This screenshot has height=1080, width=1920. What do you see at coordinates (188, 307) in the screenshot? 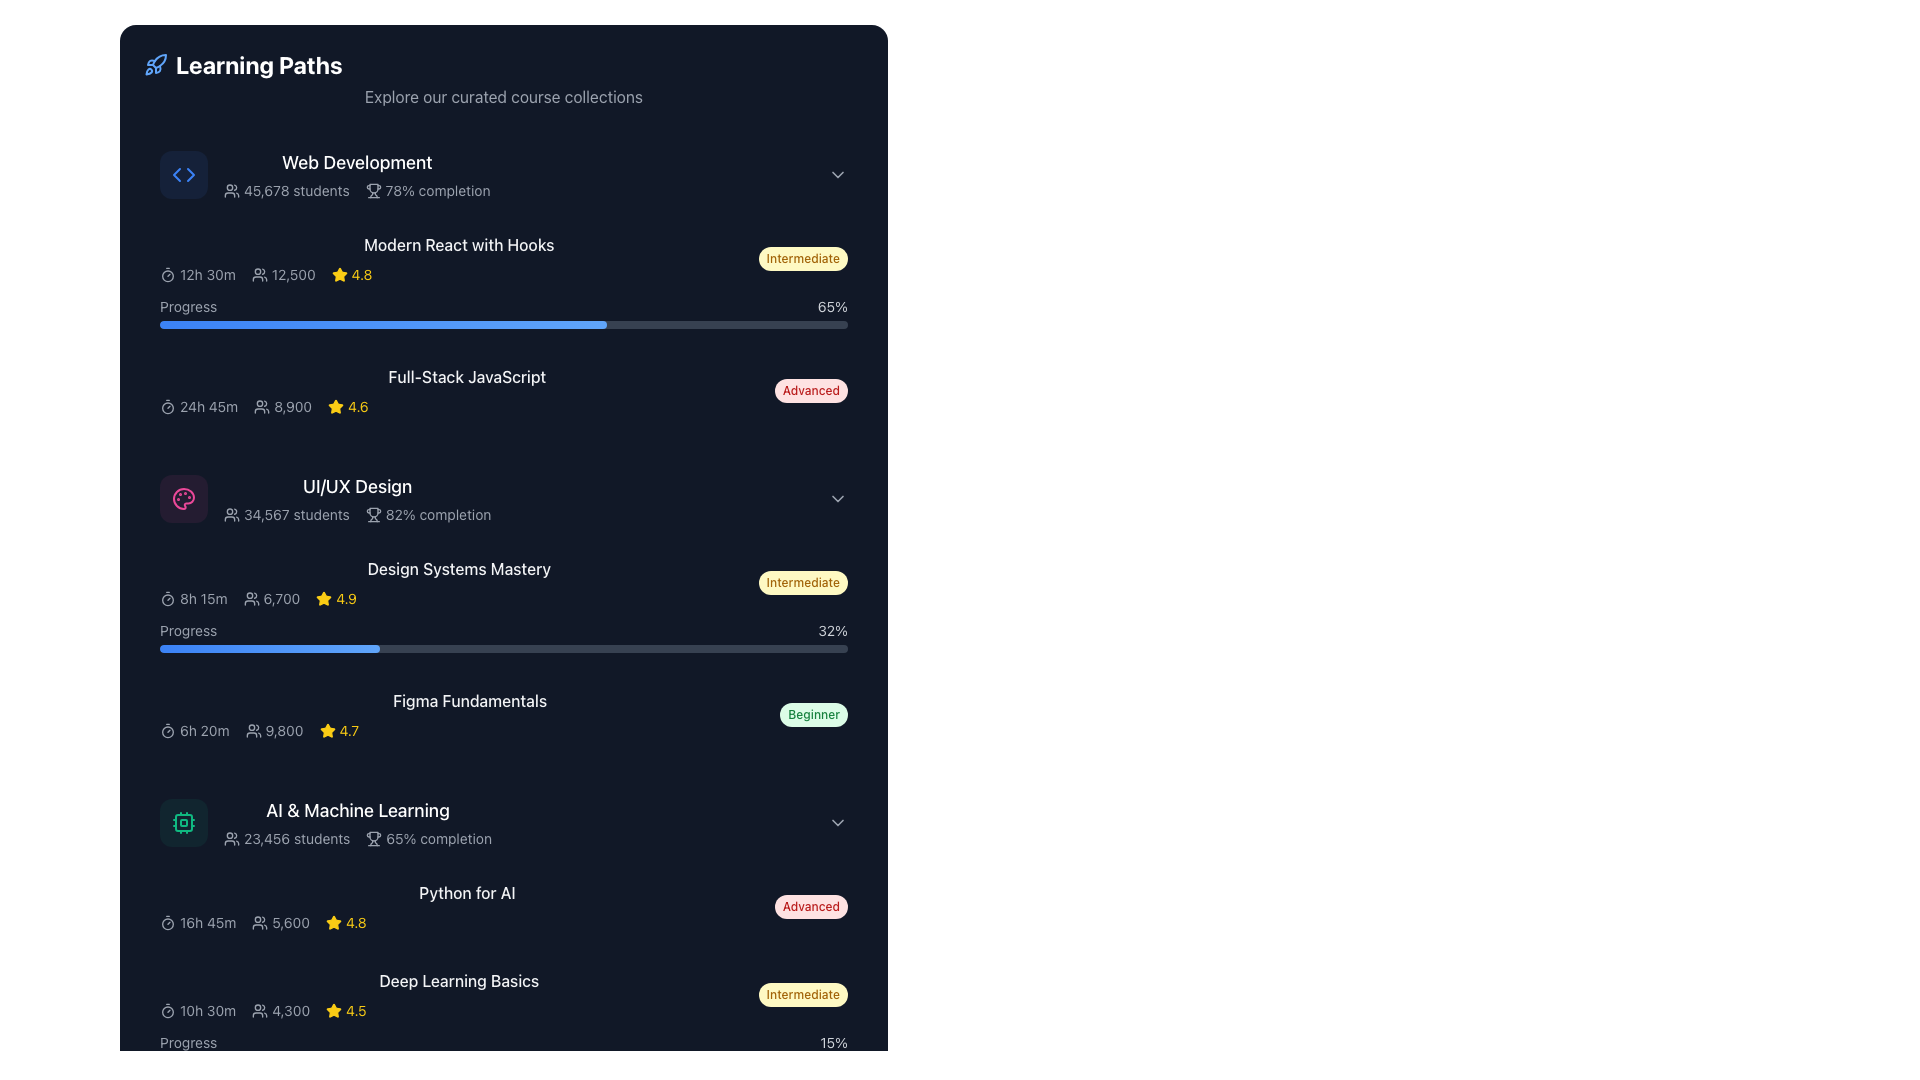
I see `the gray-colored text label reading 'Progress' located on a dark background` at bounding box center [188, 307].